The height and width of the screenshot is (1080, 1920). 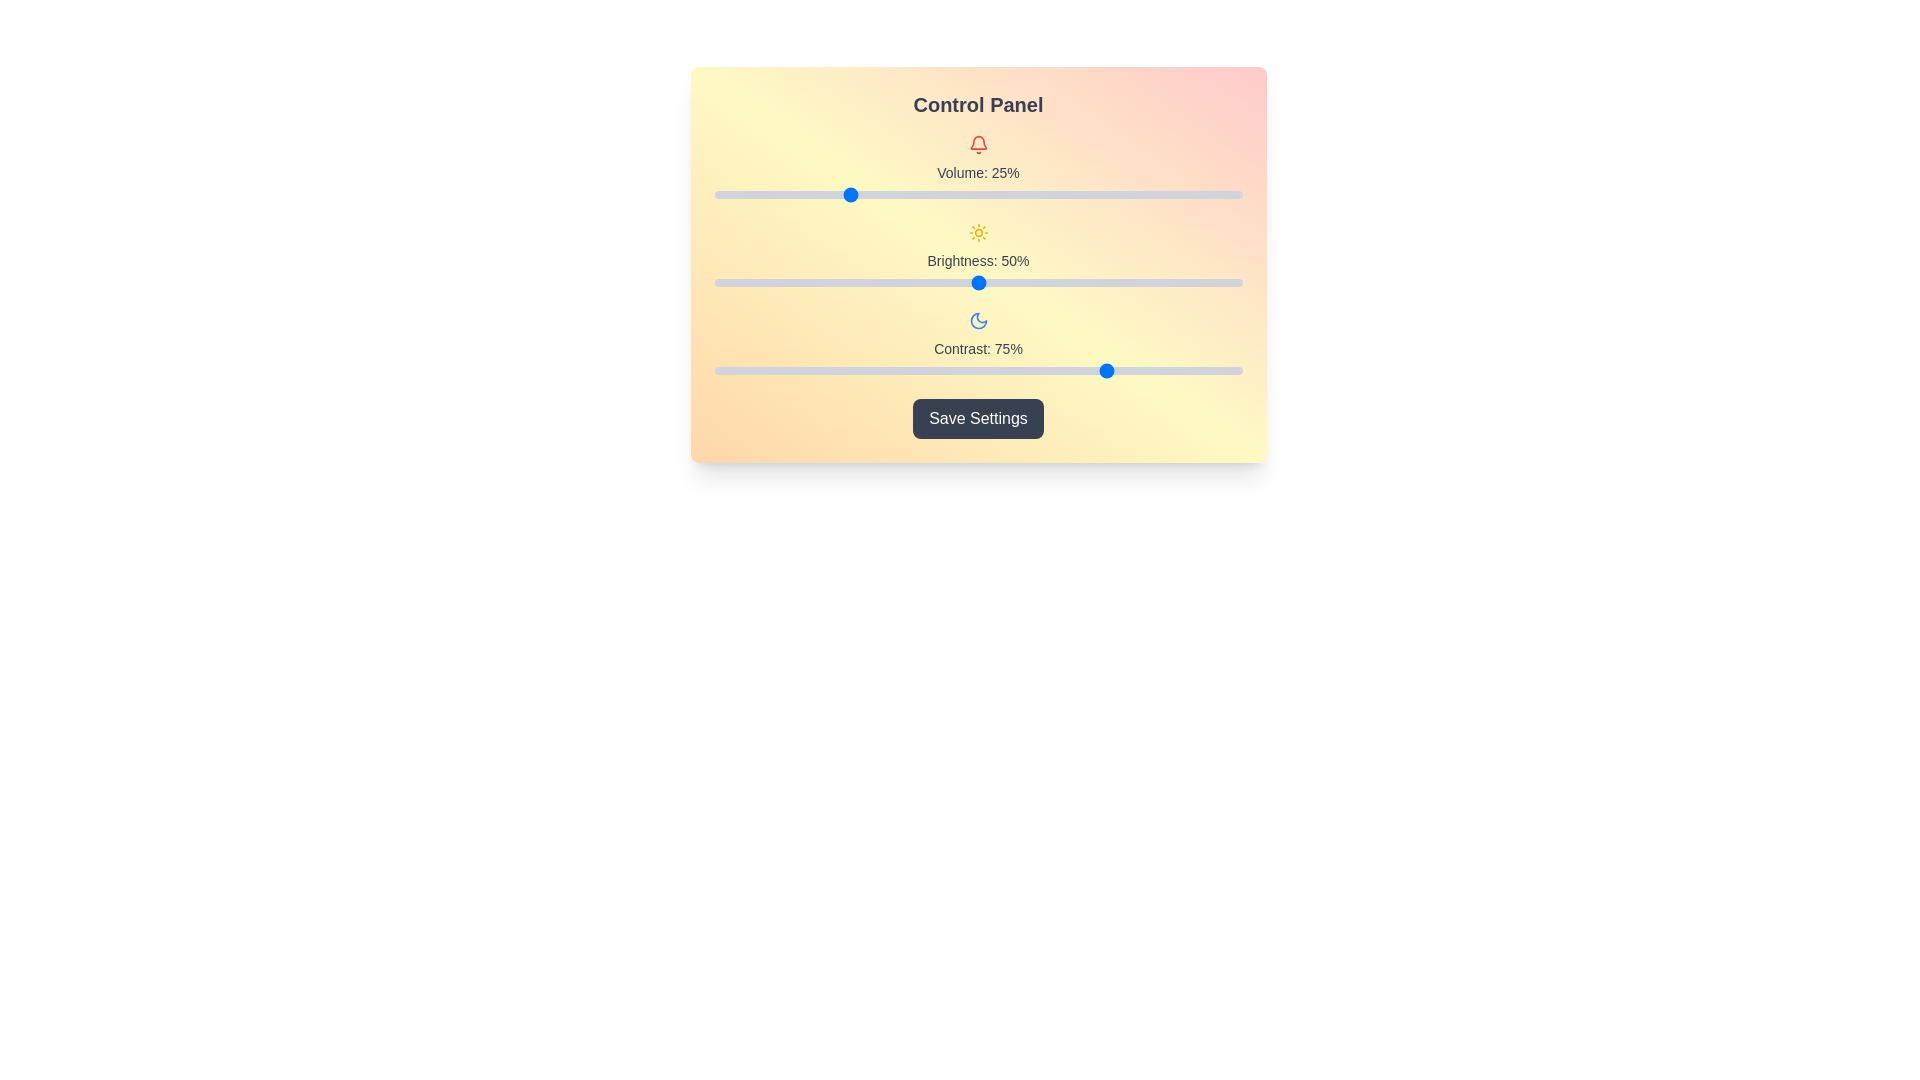 What do you see at coordinates (967, 195) in the screenshot?
I see `the volume` at bounding box center [967, 195].